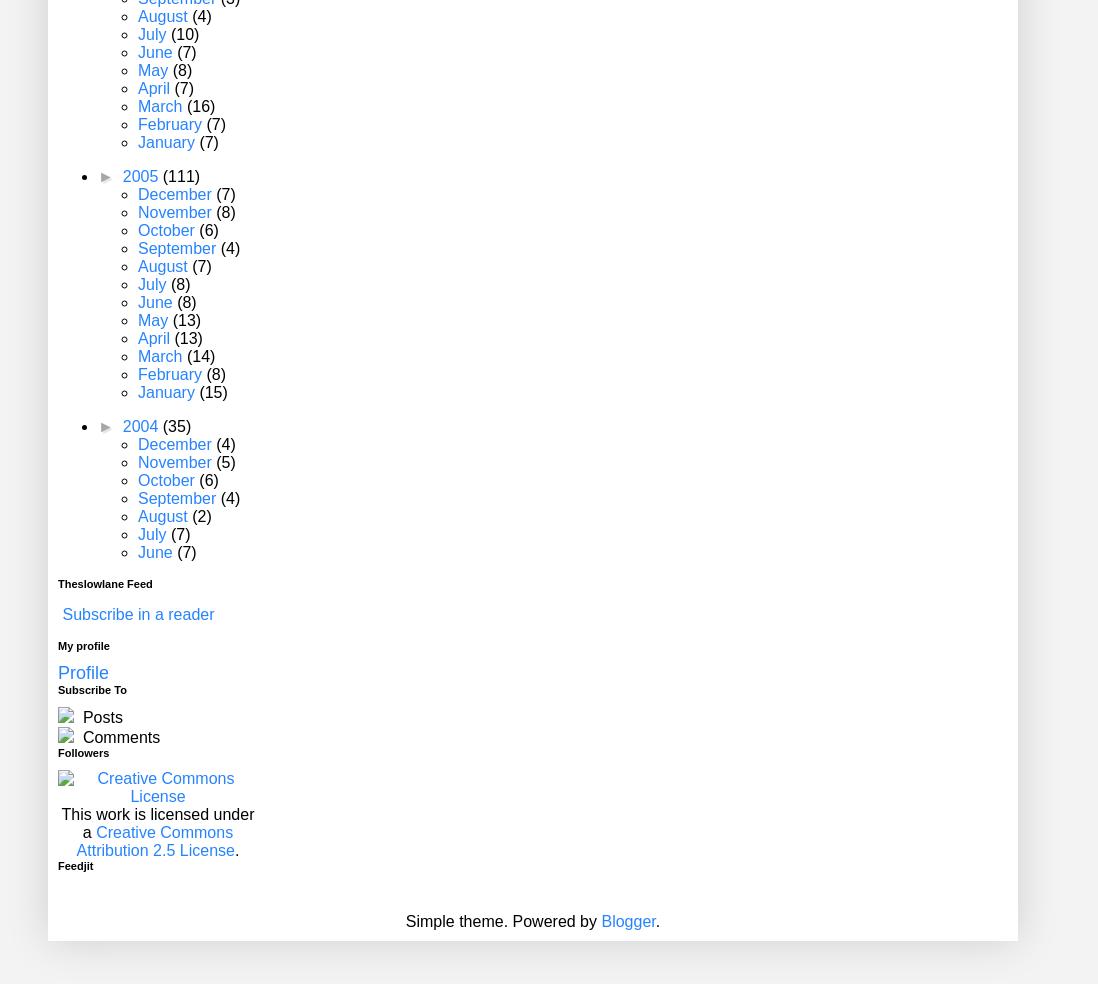 This screenshot has height=984, width=1098. Describe the element at coordinates (200, 515) in the screenshot. I see `'(2)'` at that location.